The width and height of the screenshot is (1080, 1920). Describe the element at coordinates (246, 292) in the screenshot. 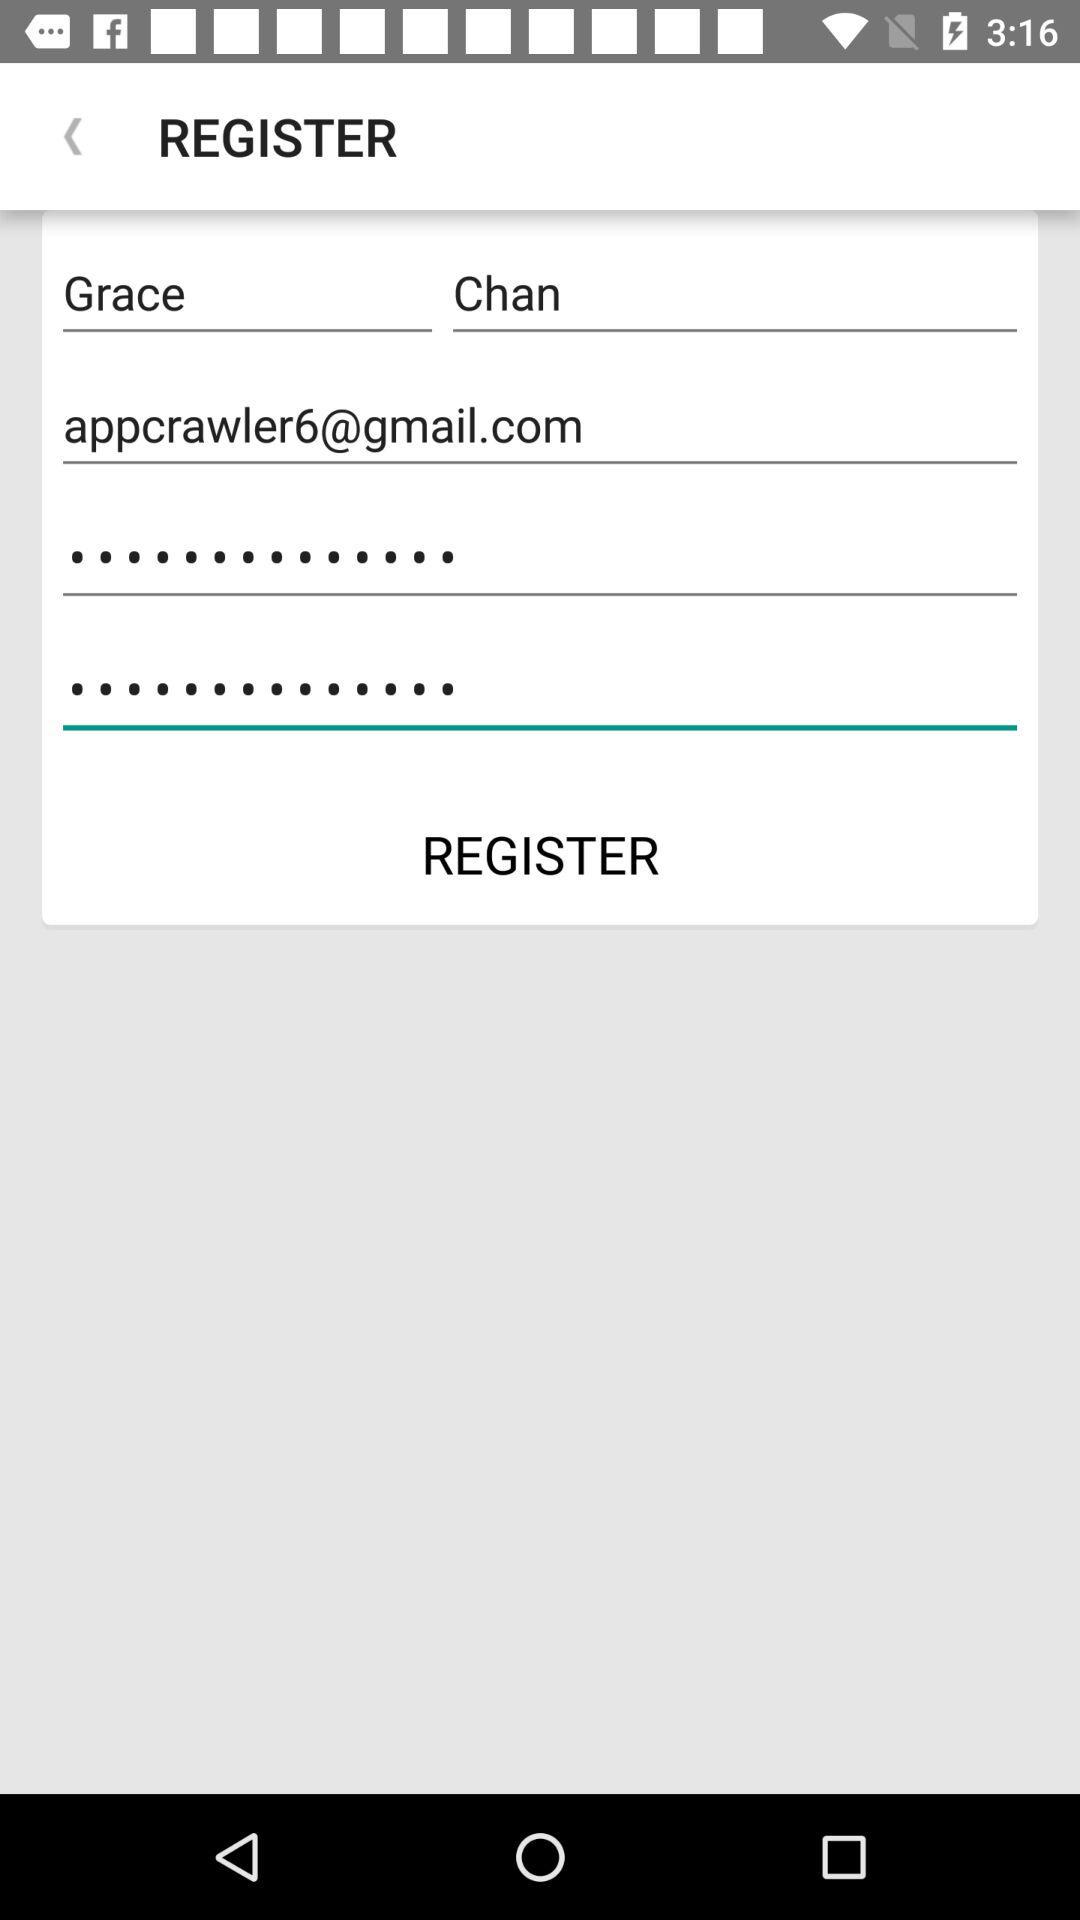

I see `grace item` at that location.